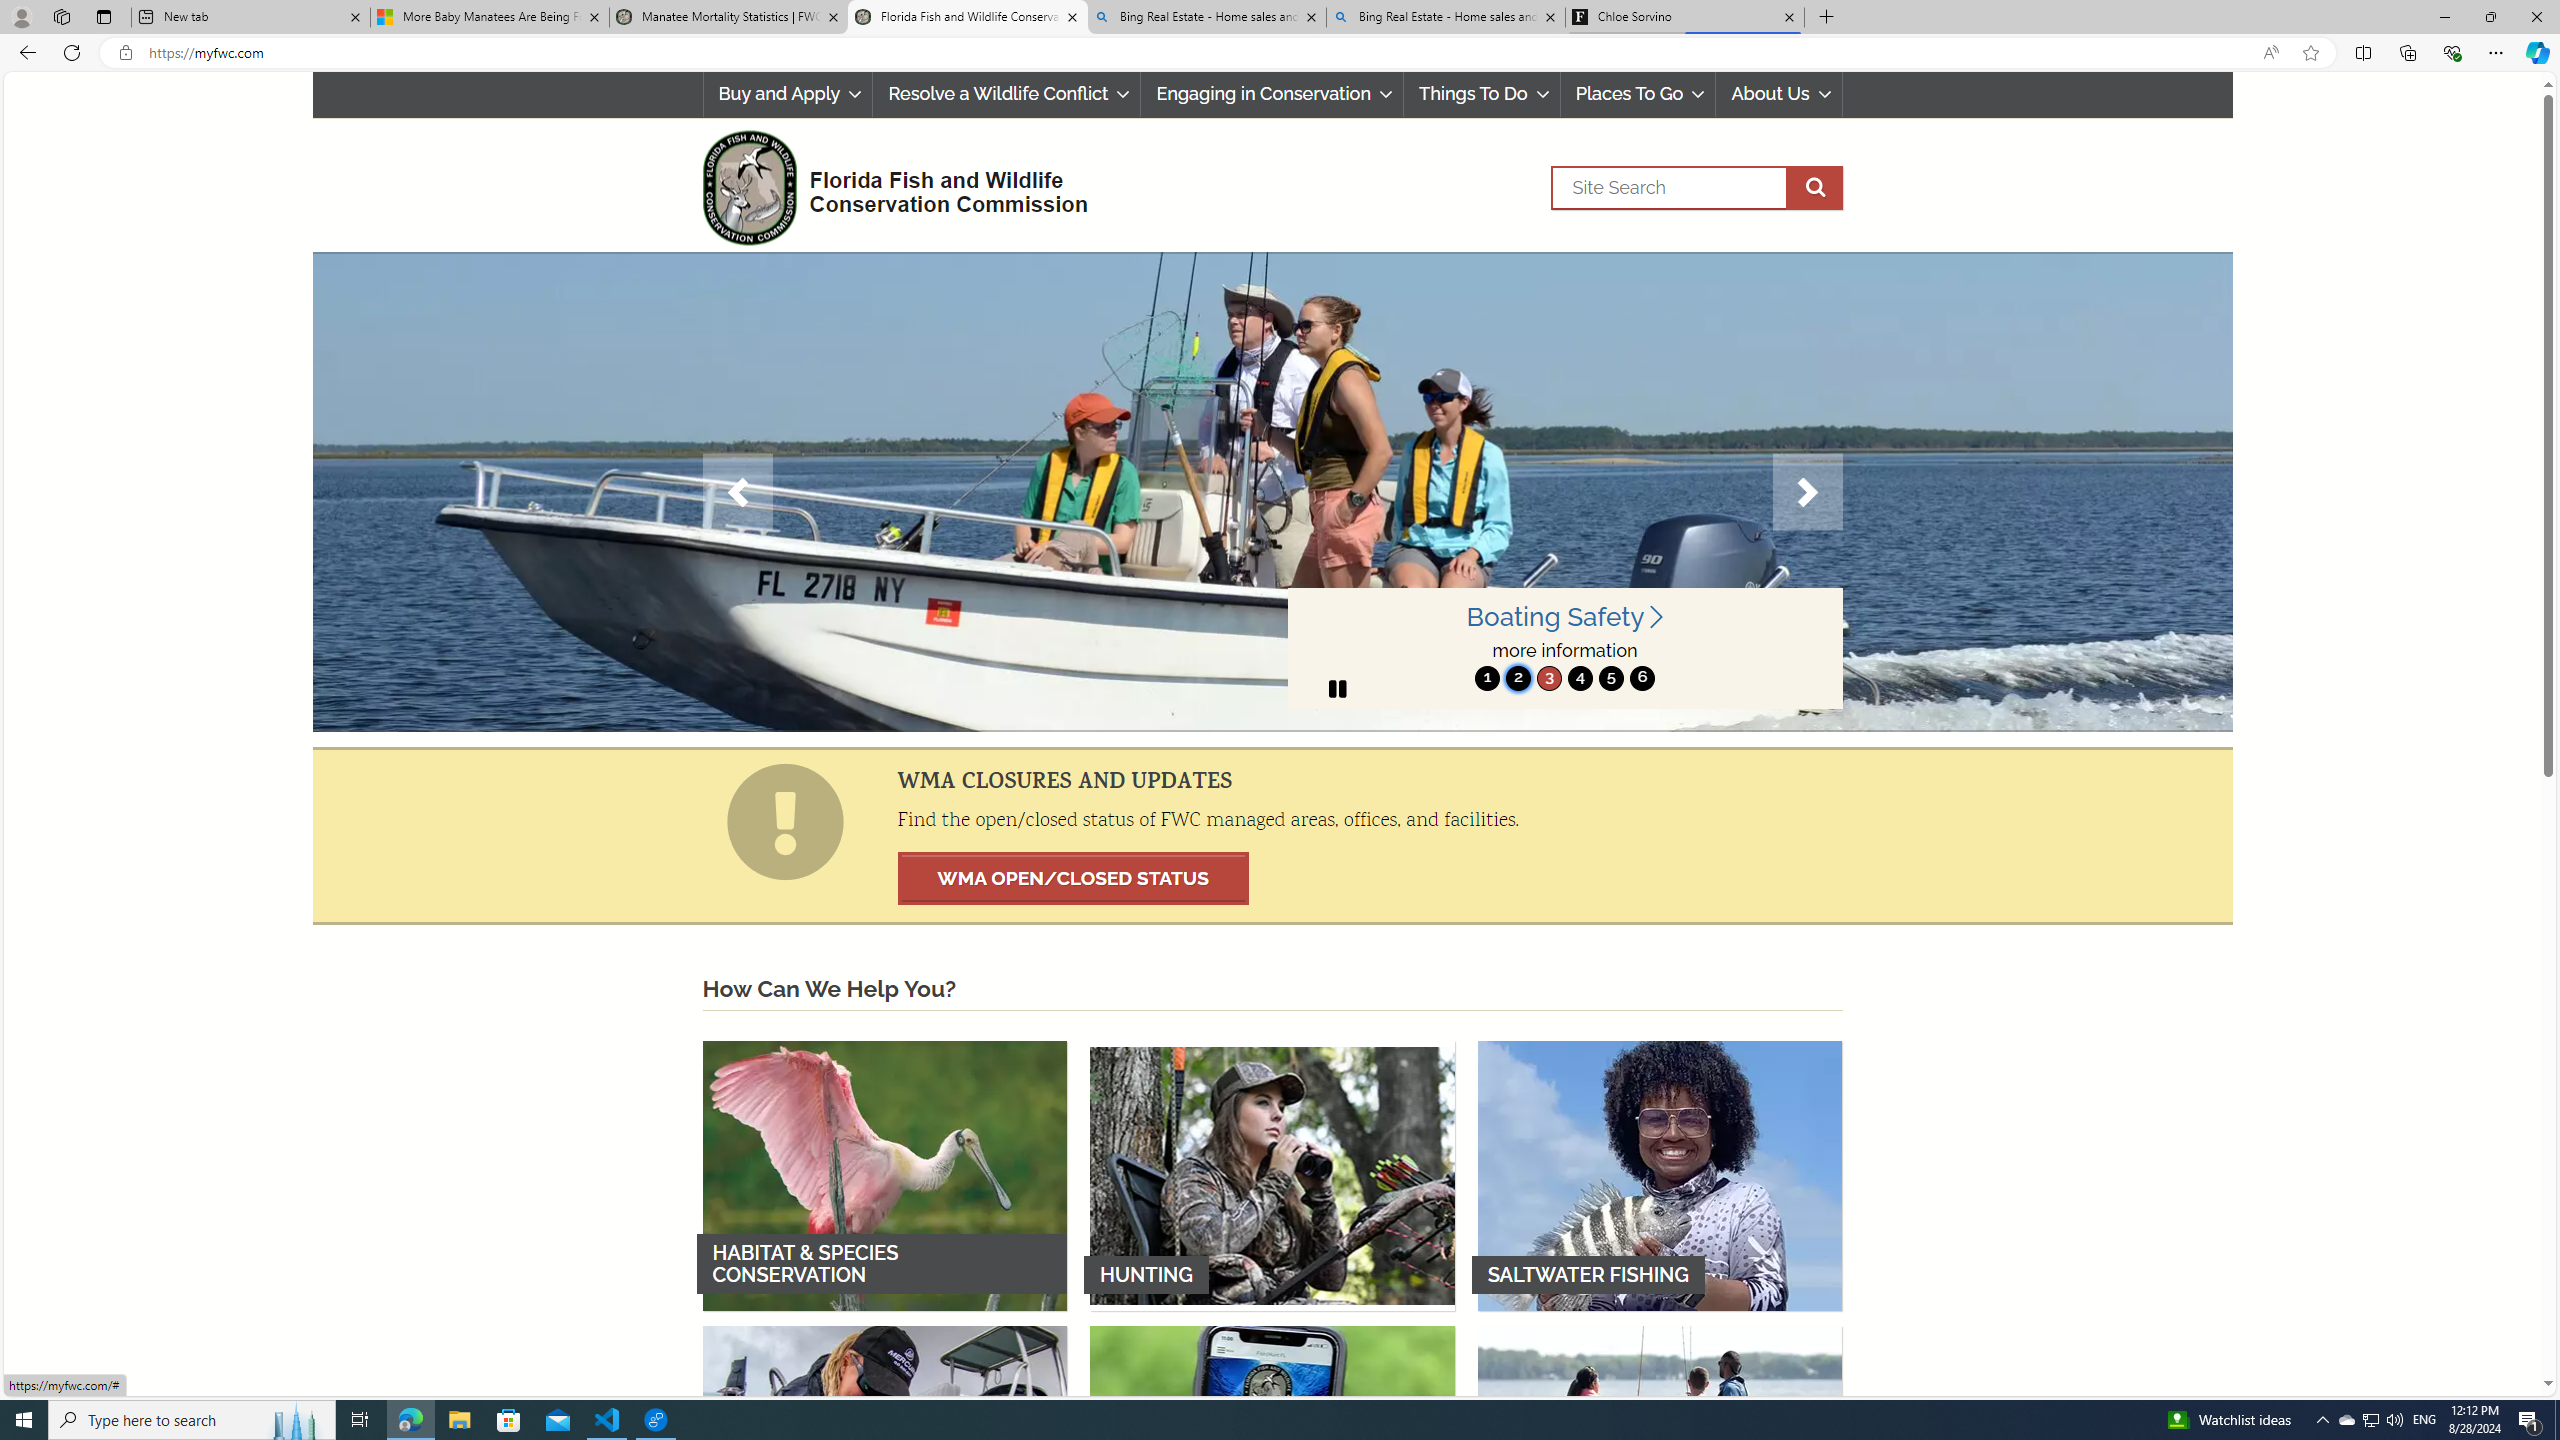 The height and width of the screenshot is (1440, 2560). I want to click on '3', so click(1548, 677).